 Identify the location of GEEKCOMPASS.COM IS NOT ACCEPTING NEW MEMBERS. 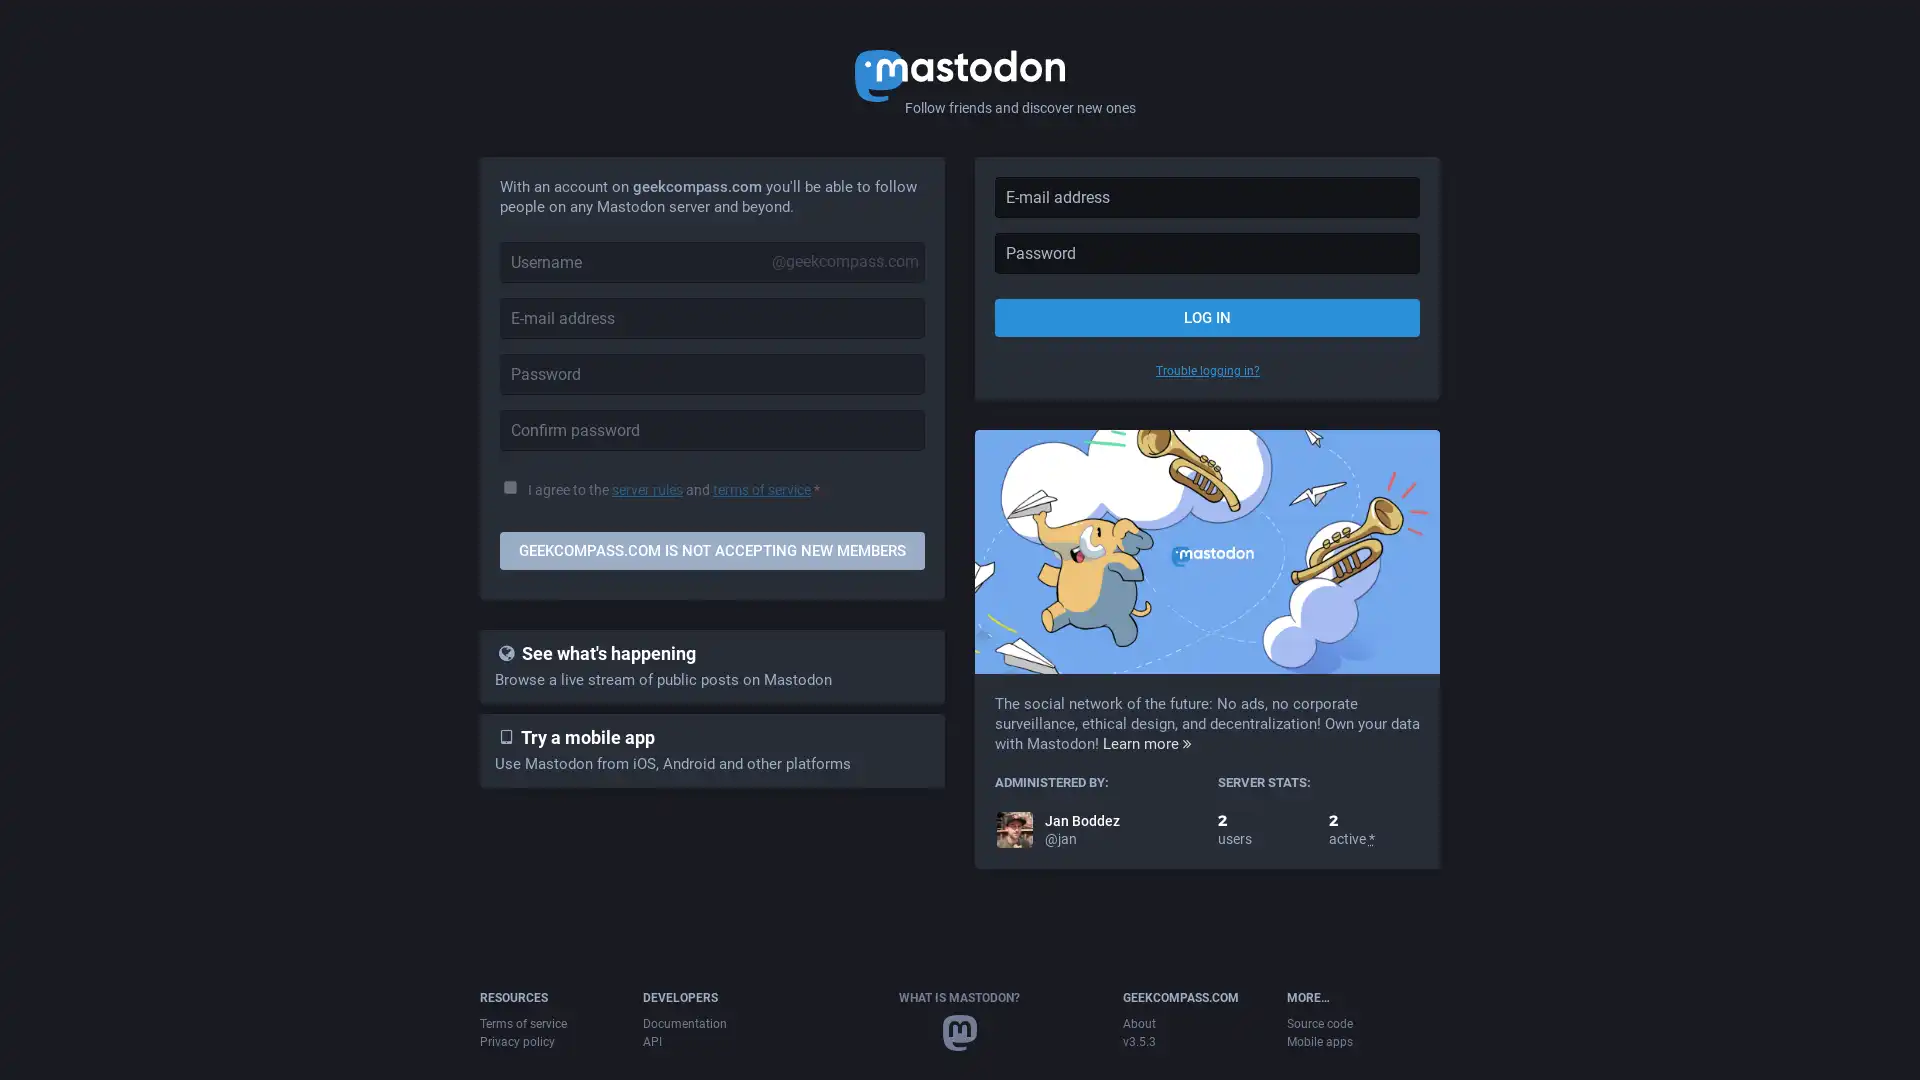
(712, 551).